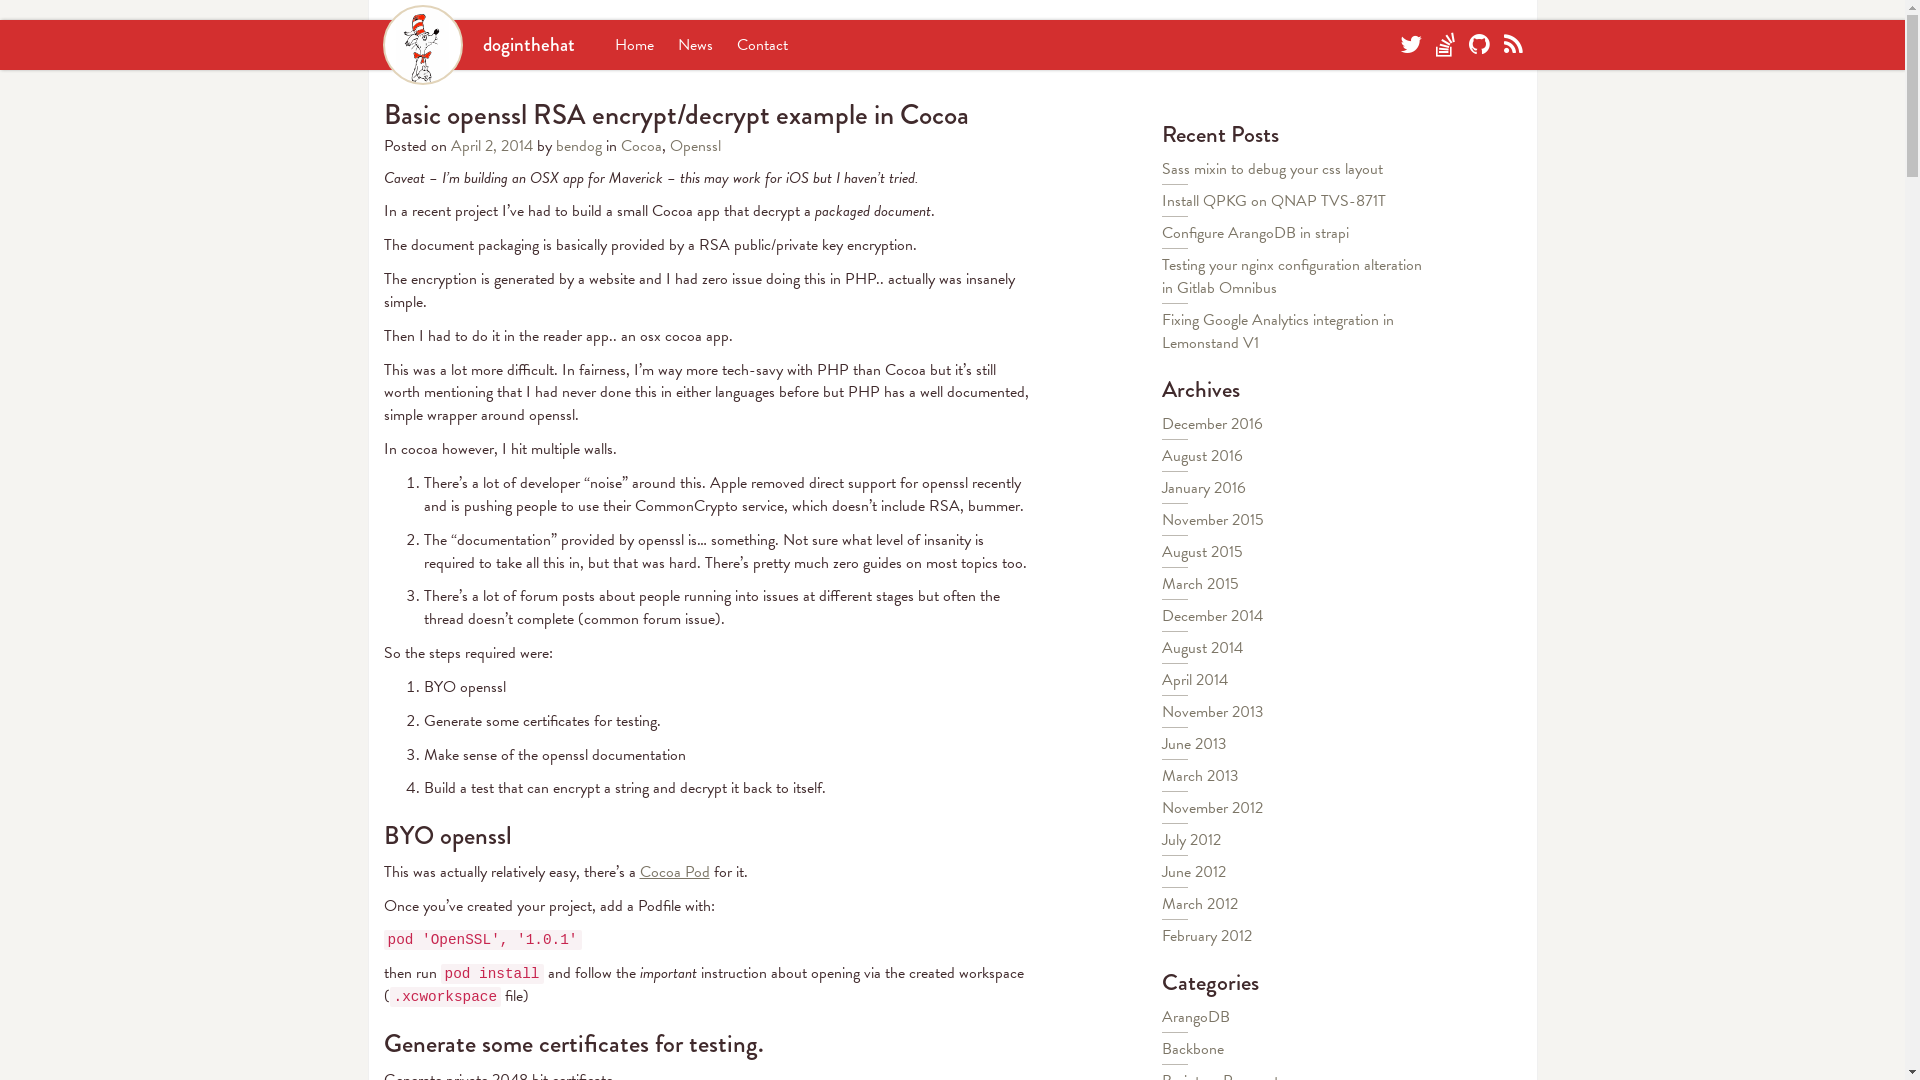  What do you see at coordinates (1478, 45) in the screenshot?
I see `'I sometime contribute to github.'` at bounding box center [1478, 45].